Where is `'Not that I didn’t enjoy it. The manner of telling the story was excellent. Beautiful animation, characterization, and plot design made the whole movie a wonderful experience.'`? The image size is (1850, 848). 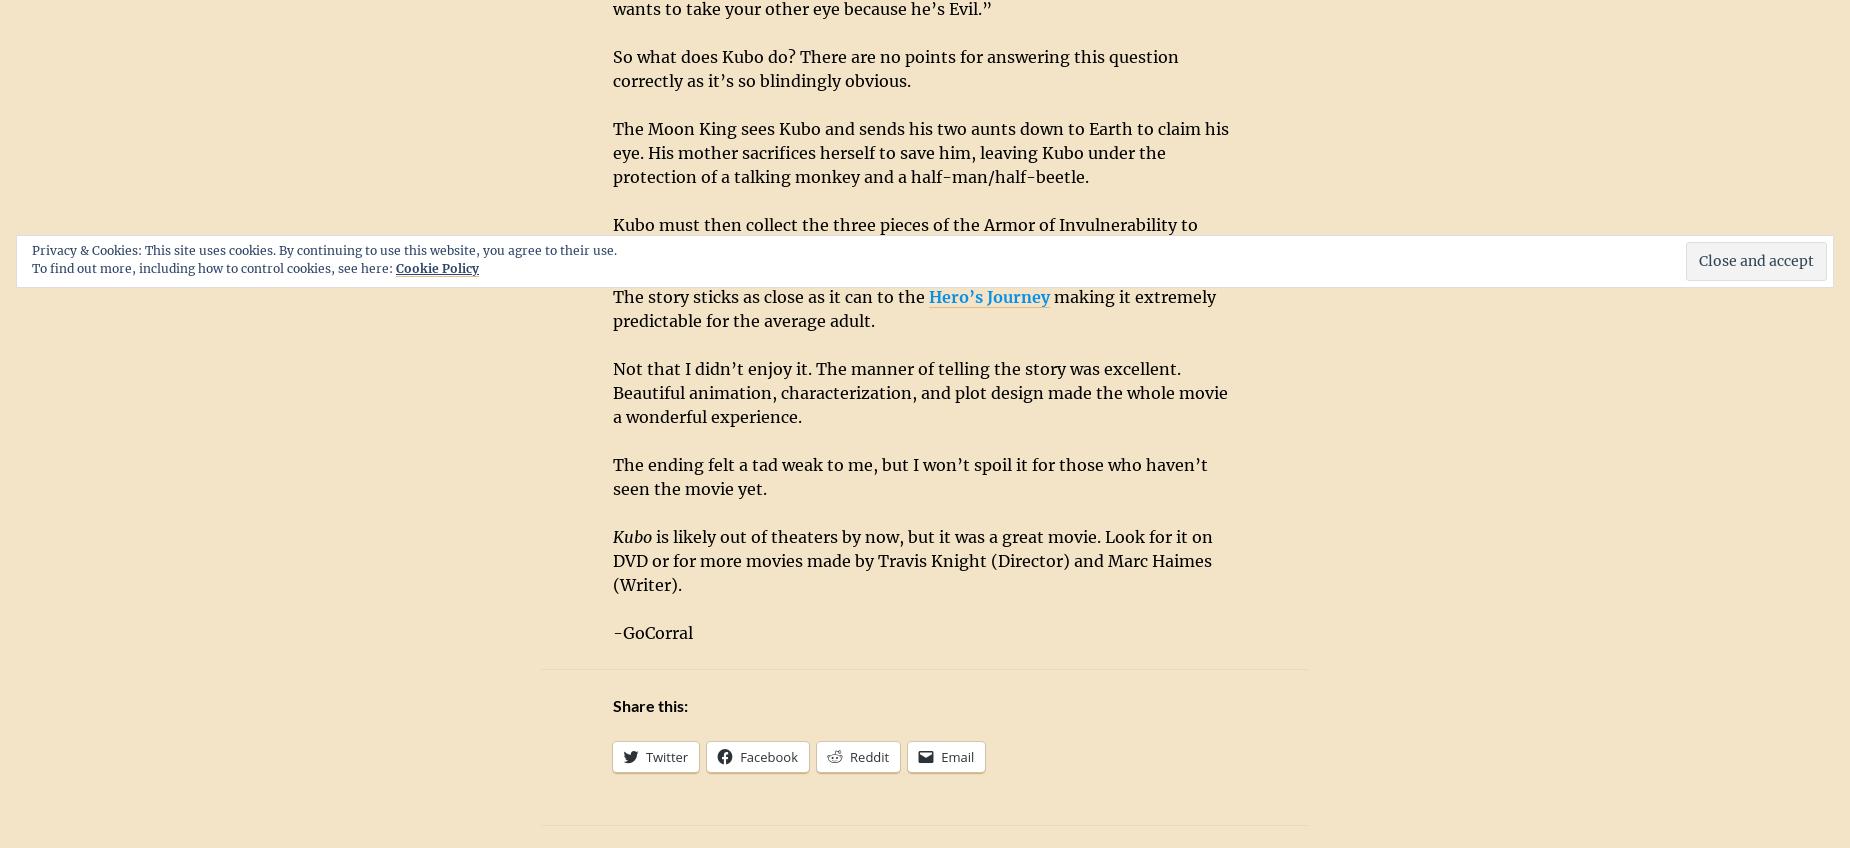 'Not that I didn’t enjoy it. The manner of telling the story was excellent. Beautiful animation, characterization, and plot design made the whole movie a wonderful experience.' is located at coordinates (920, 392).